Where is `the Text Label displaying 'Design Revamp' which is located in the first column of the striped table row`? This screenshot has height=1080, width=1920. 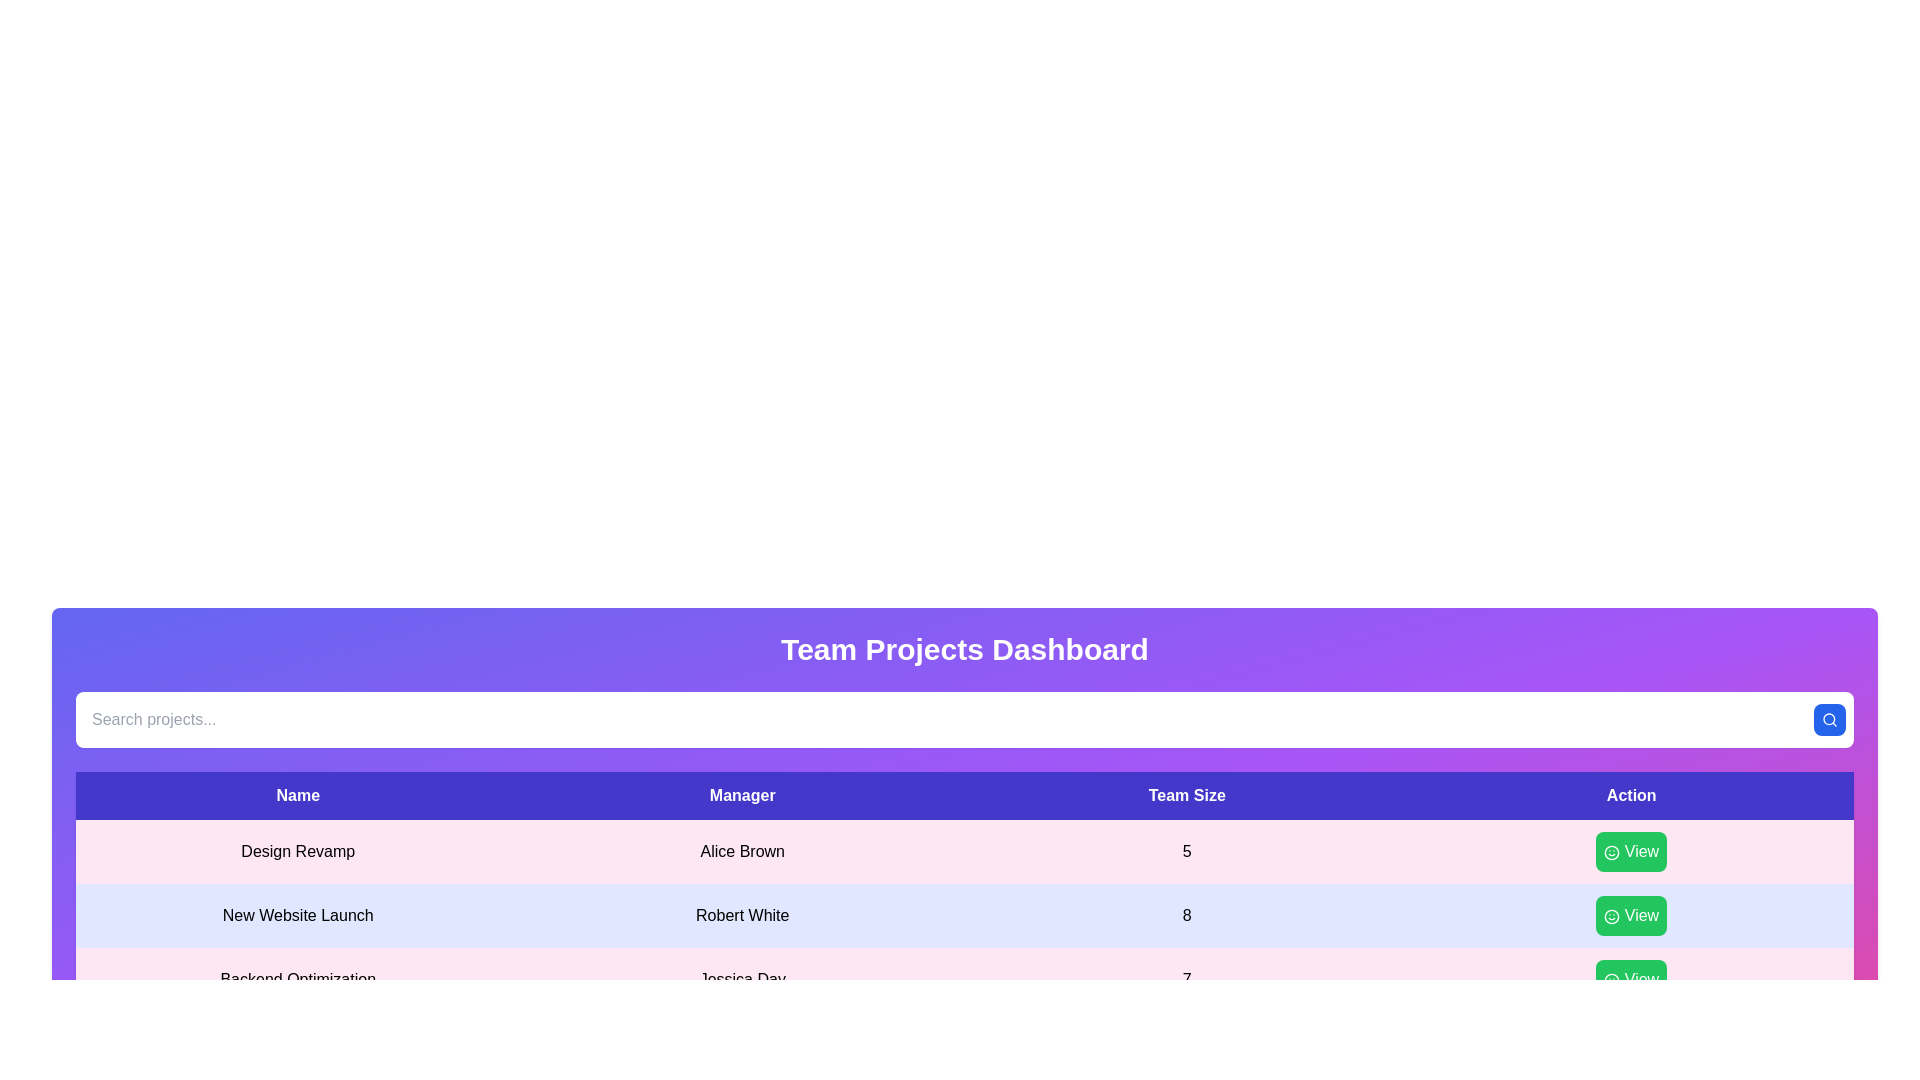
the Text Label displaying 'Design Revamp' which is located in the first column of the striped table row is located at coordinates (297, 852).